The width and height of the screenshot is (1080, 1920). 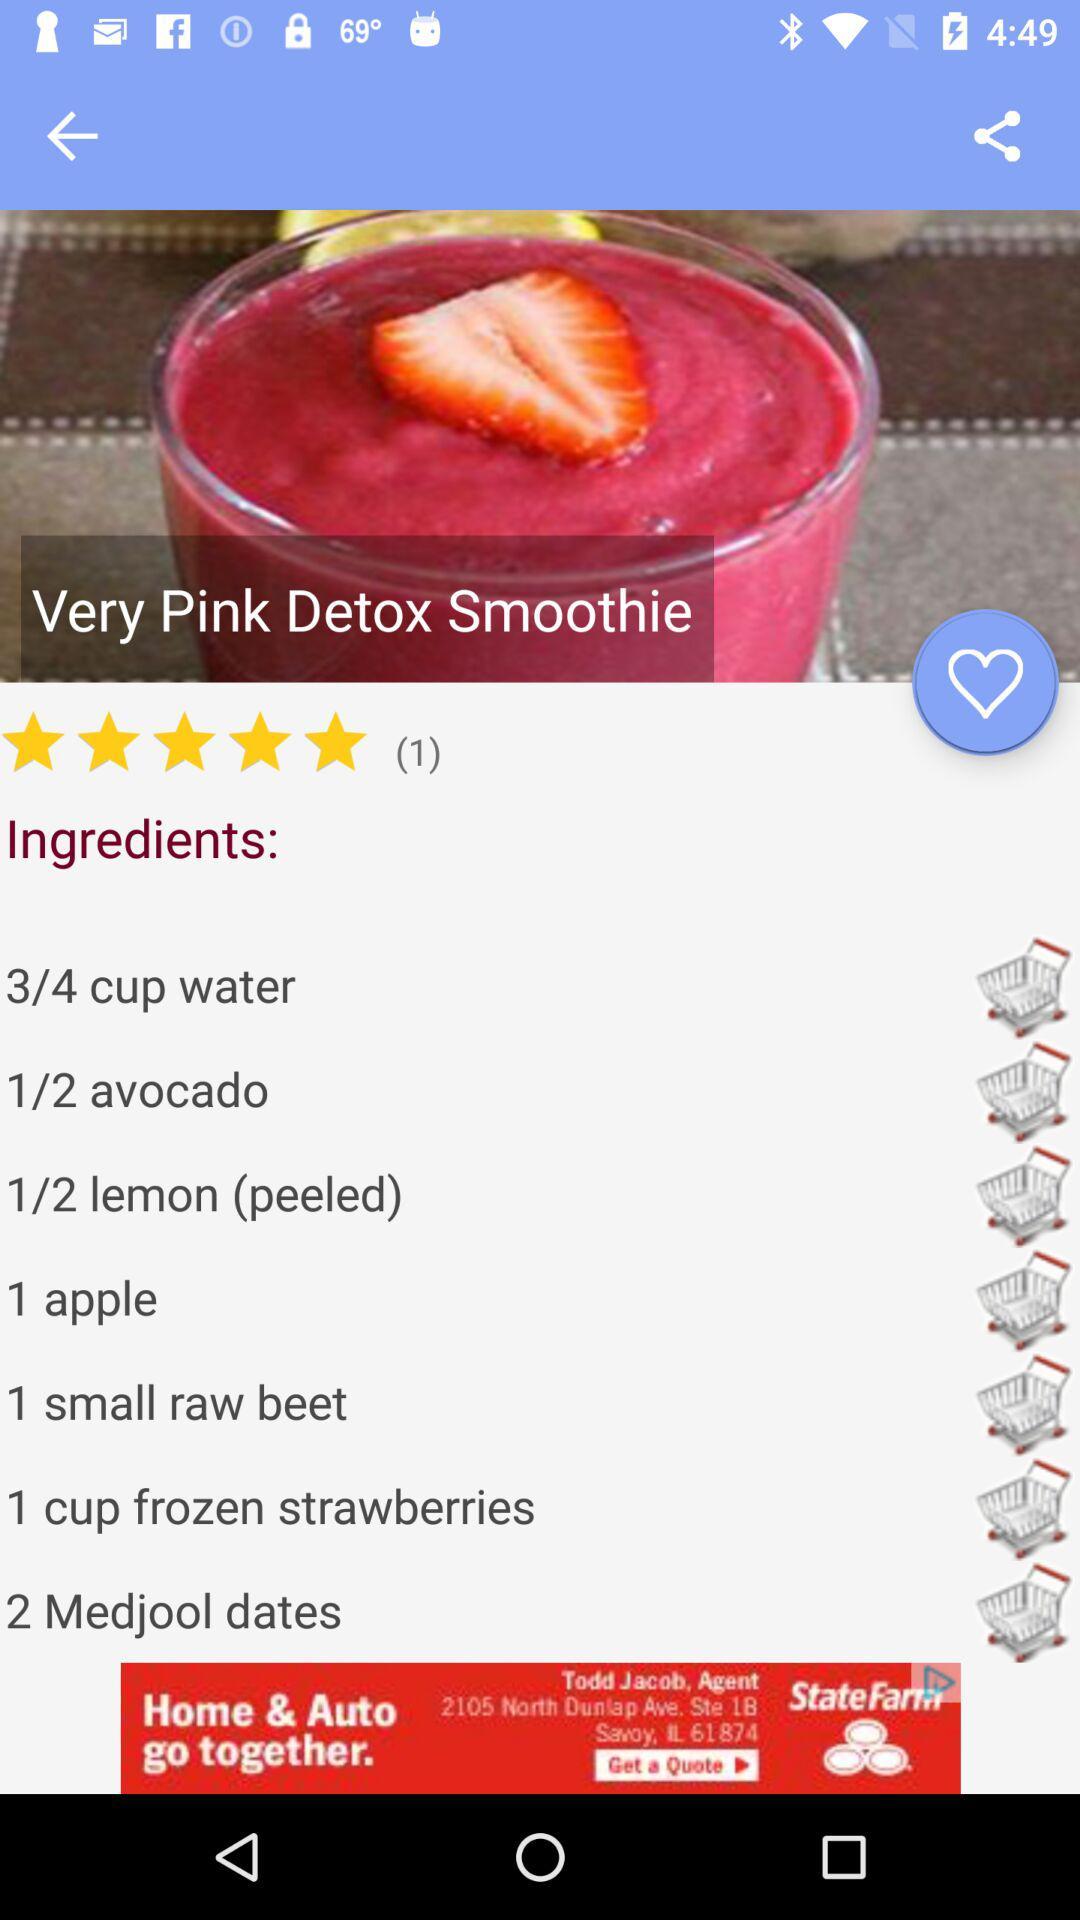 I want to click on advertisement sponsored link, so click(x=540, y=1727).